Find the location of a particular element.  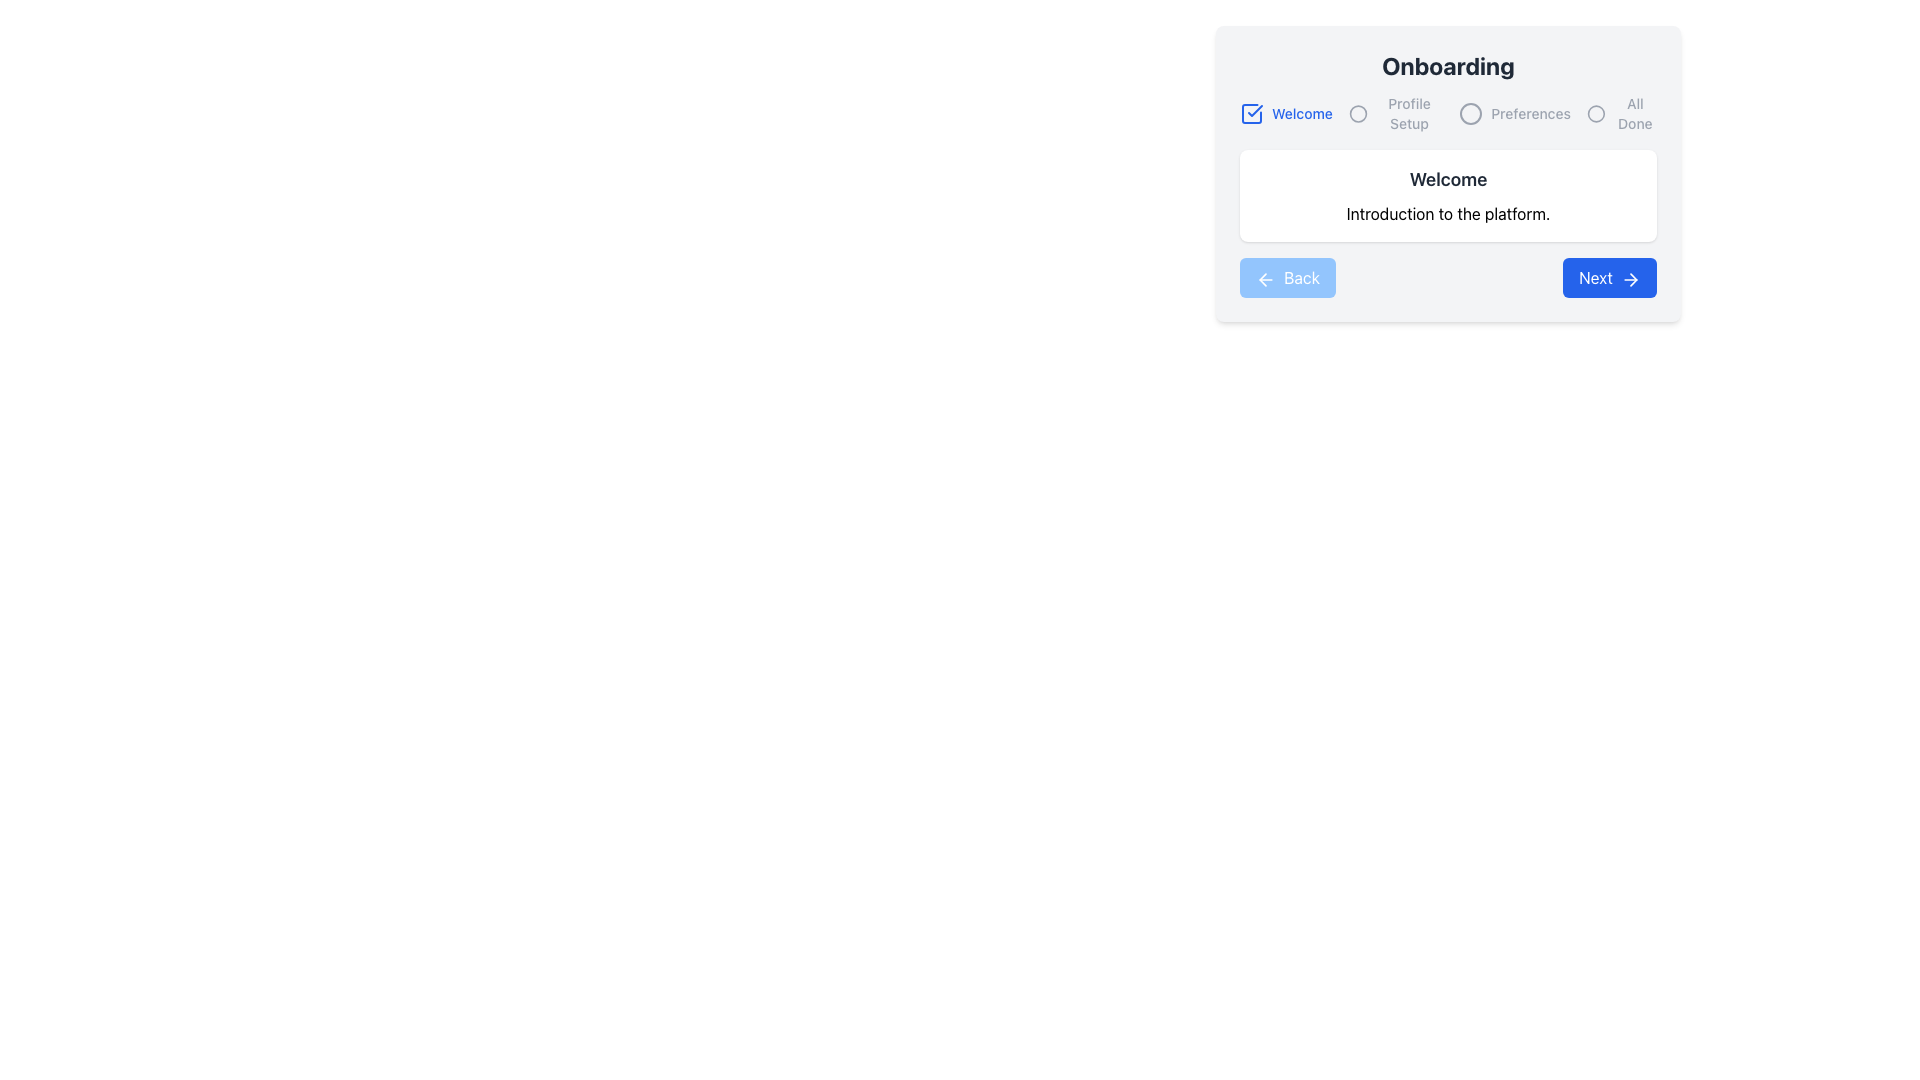

the 'Back' button icon, which serves as a visual indicator for navigating to the previous step, located at the bottom-left of the onboarding card layout is located at coordinates (1262, 279).